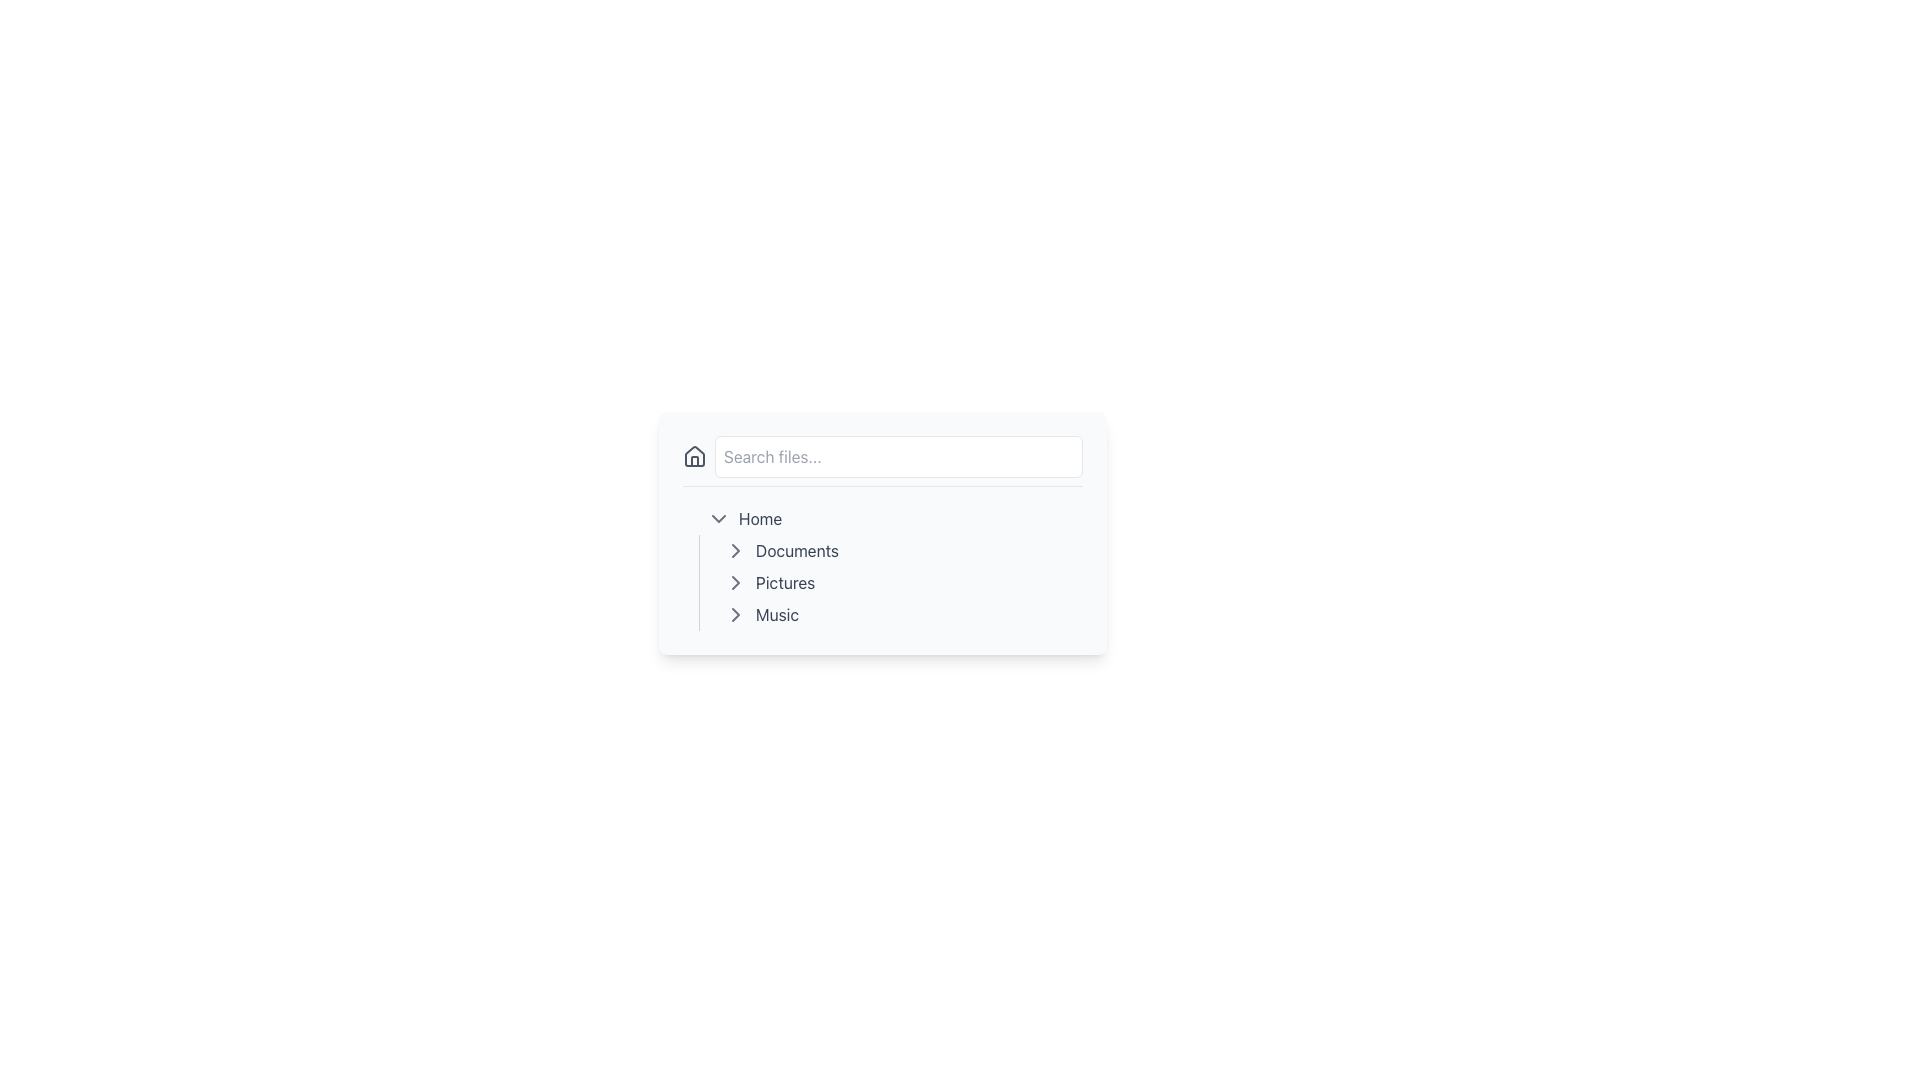  I want to click on the house icon element representing the 'Home' navigation functionality, so click(695, 455).